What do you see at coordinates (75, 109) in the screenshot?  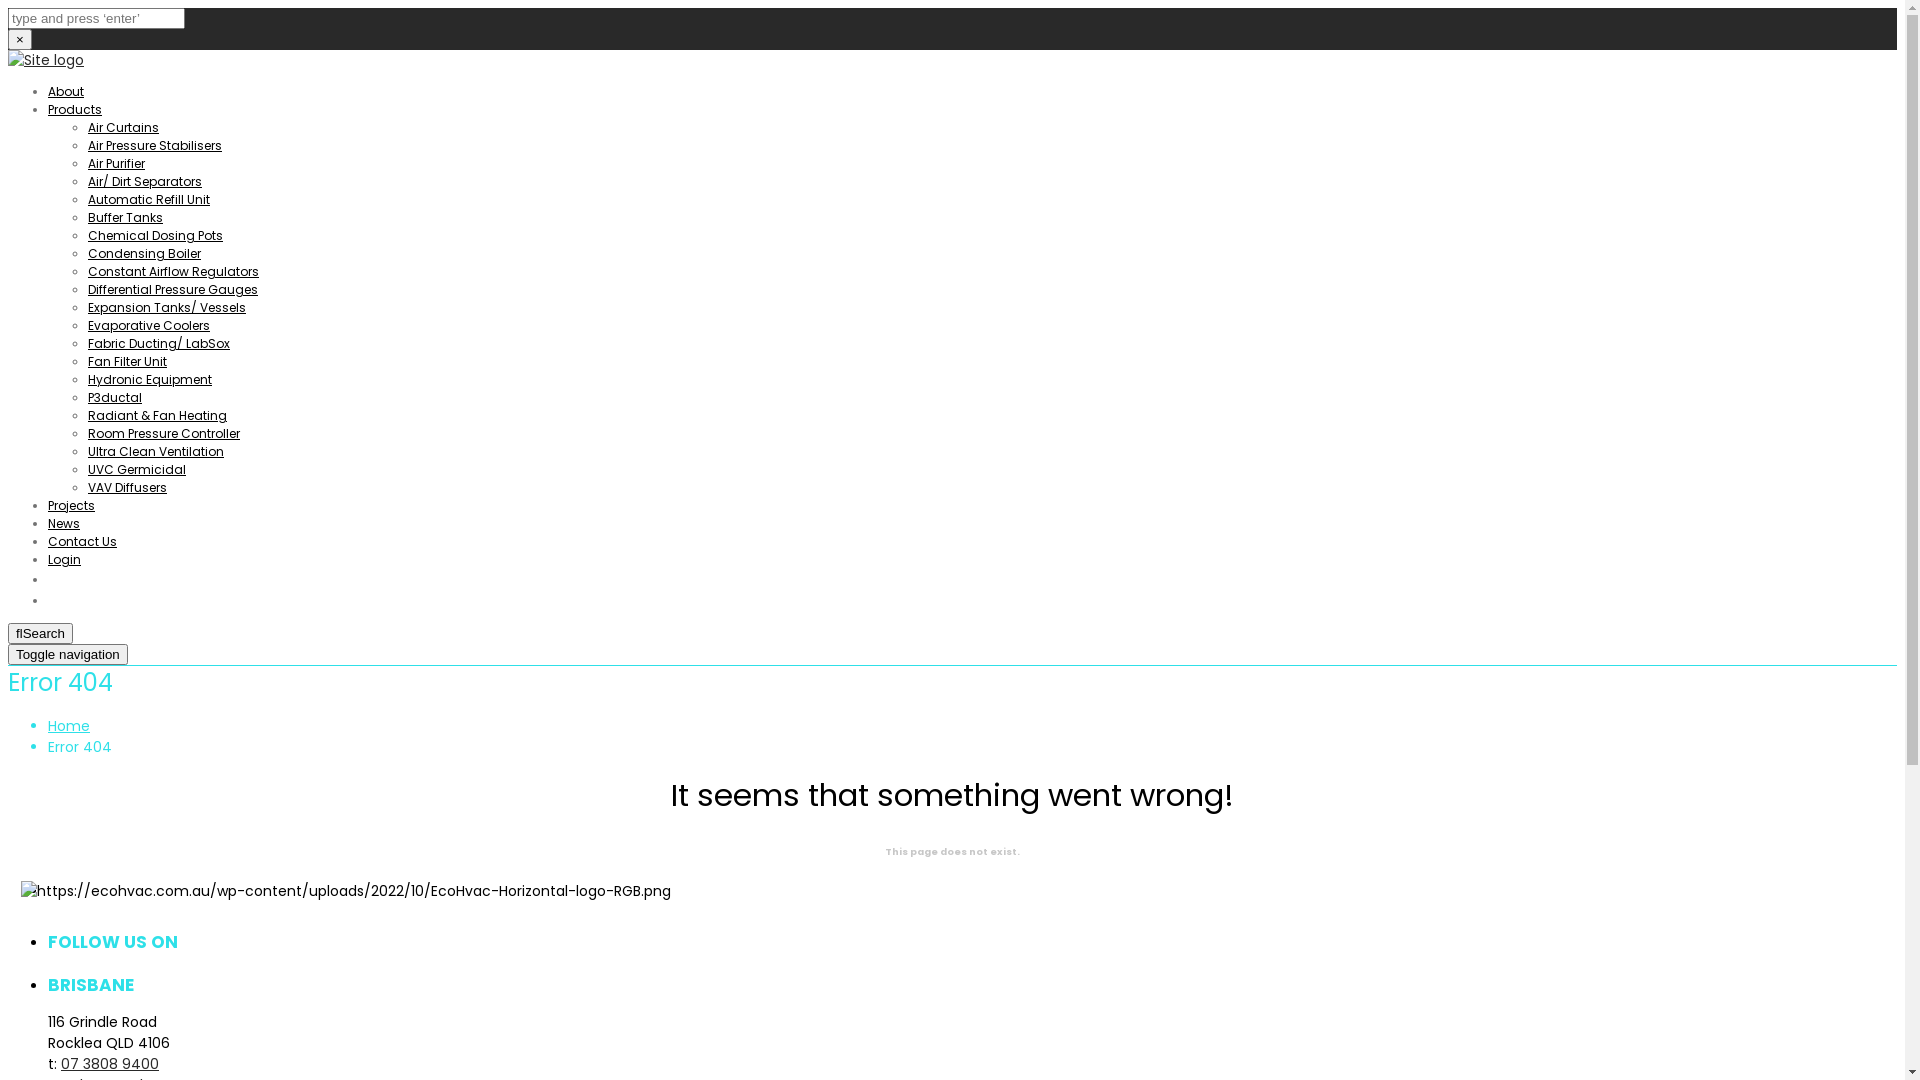 I see `'Products'` at bounding box center [75, 109].